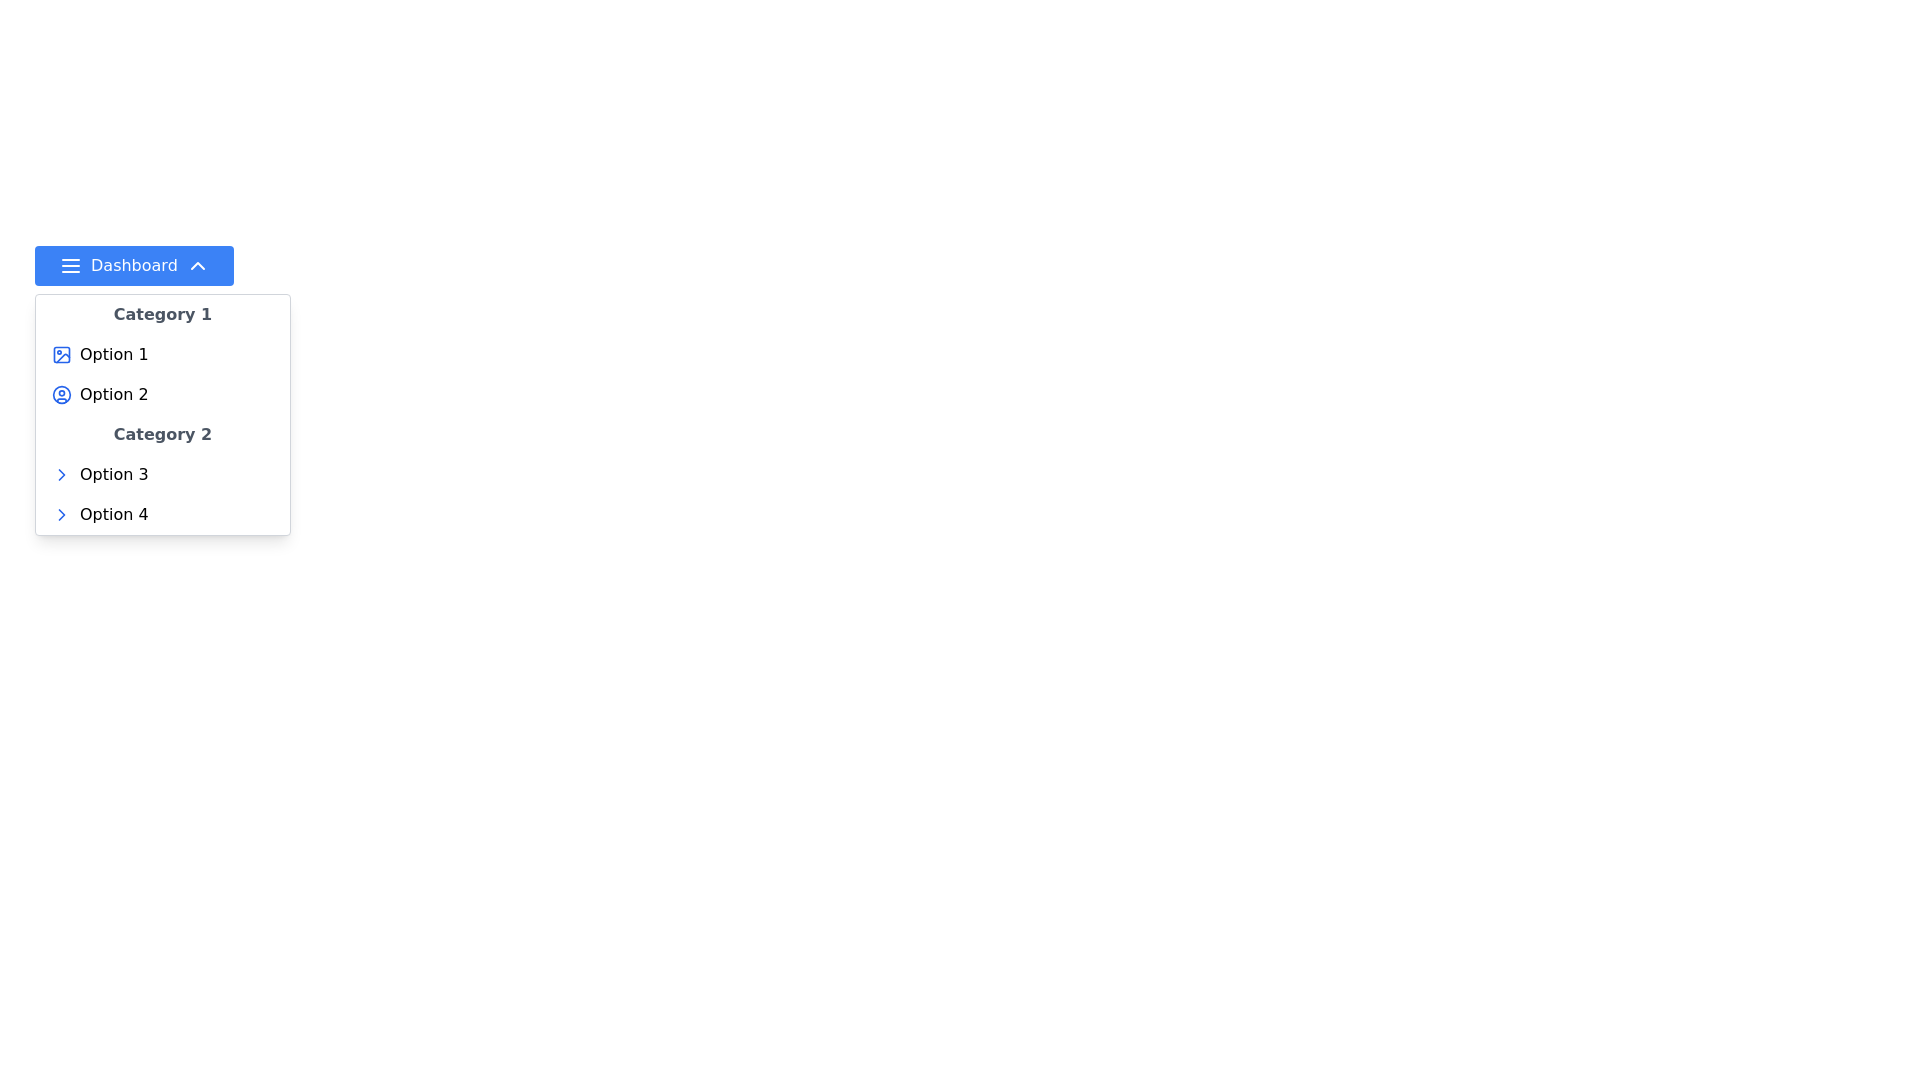 The width and height of the screenshot is (1920, 1080). Describe the element at coordinates (62, 394) in the screenshot. I see `the icon representing 'Option 2', located to the left of the text 'Option 2' in the second option under 'Category 1' in the dropdown menu` at that location.